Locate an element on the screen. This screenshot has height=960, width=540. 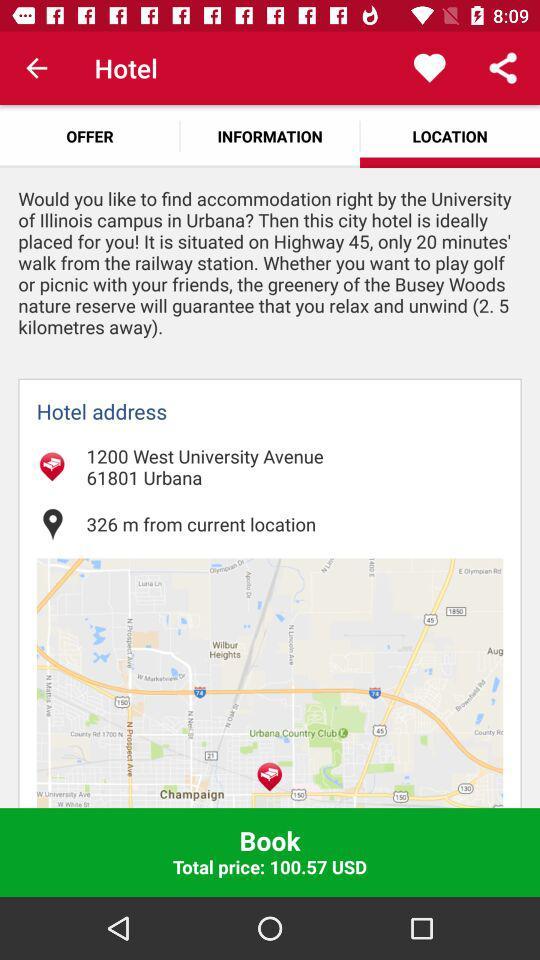
icon next to information item is located at coordinates (89, 135).